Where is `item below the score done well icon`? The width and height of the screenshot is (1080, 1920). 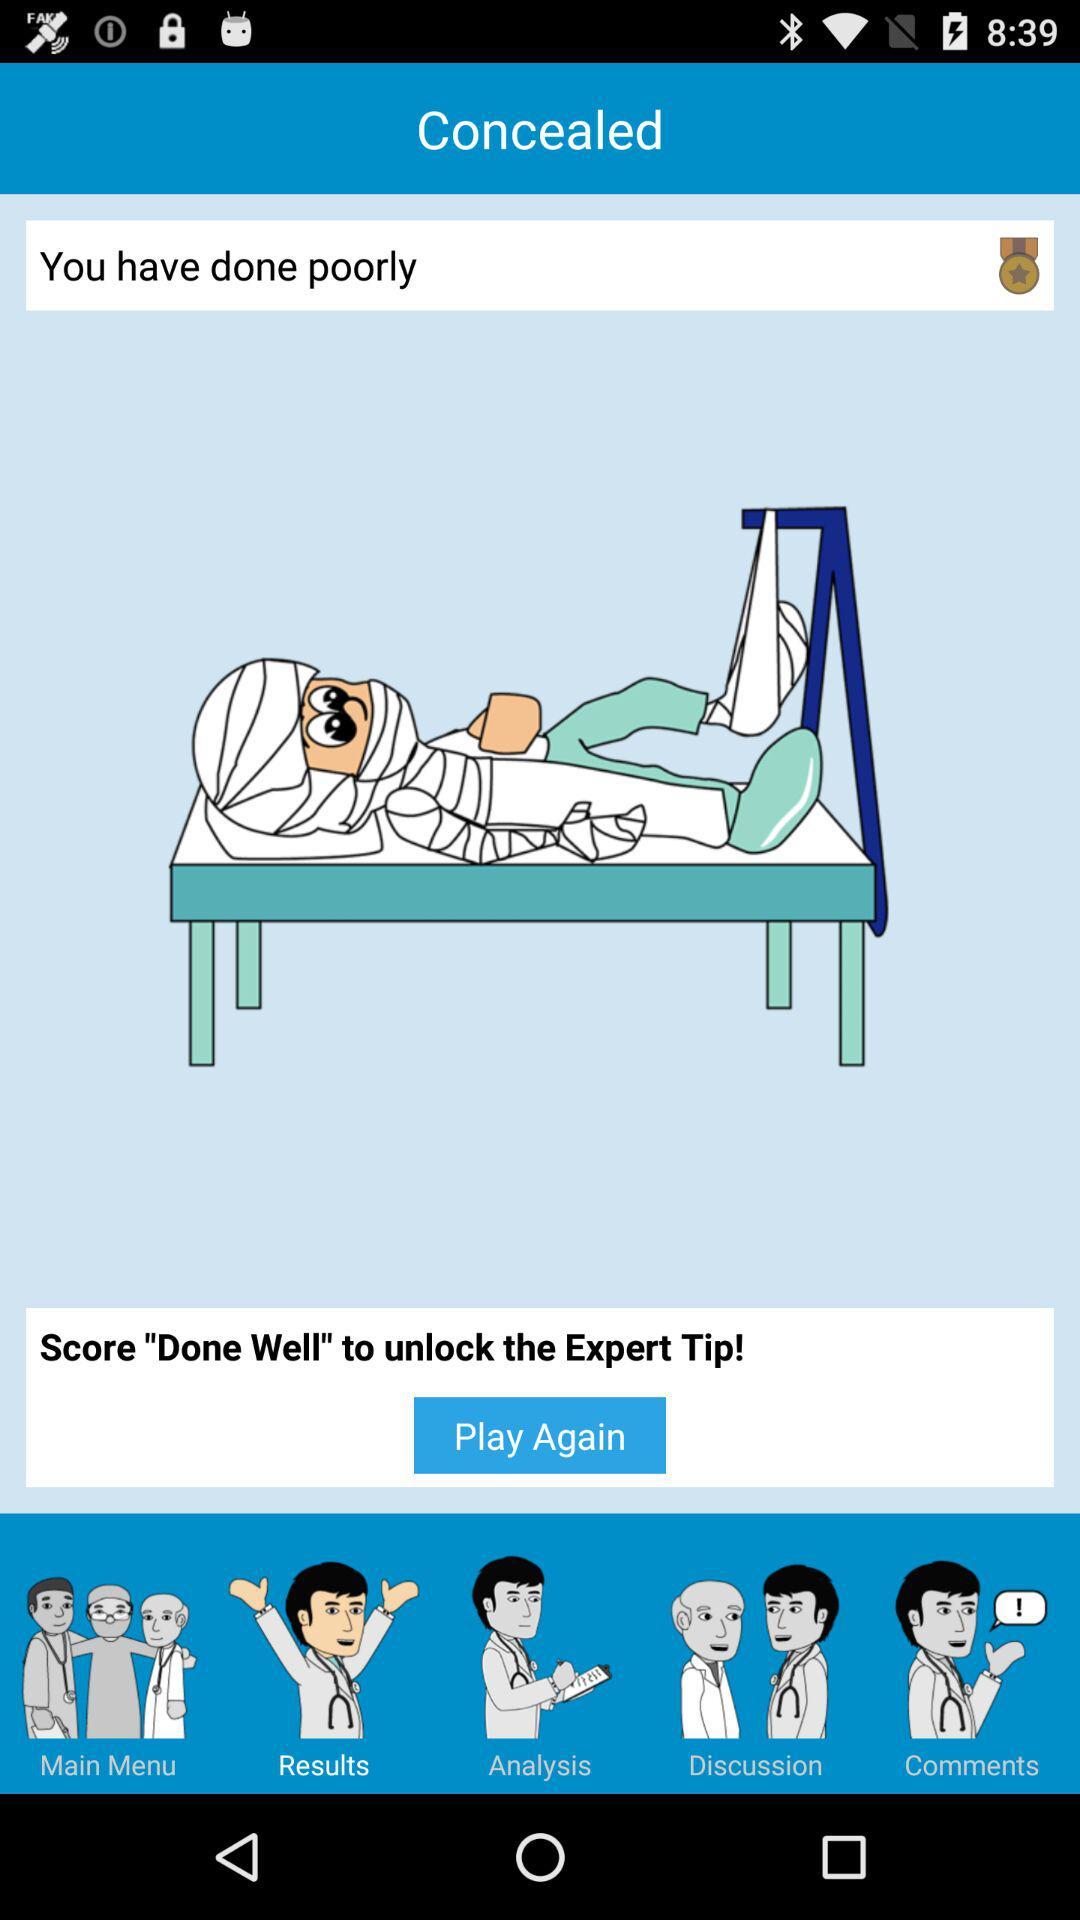 item below the score done well icon is located at coordinates (971, 1653).